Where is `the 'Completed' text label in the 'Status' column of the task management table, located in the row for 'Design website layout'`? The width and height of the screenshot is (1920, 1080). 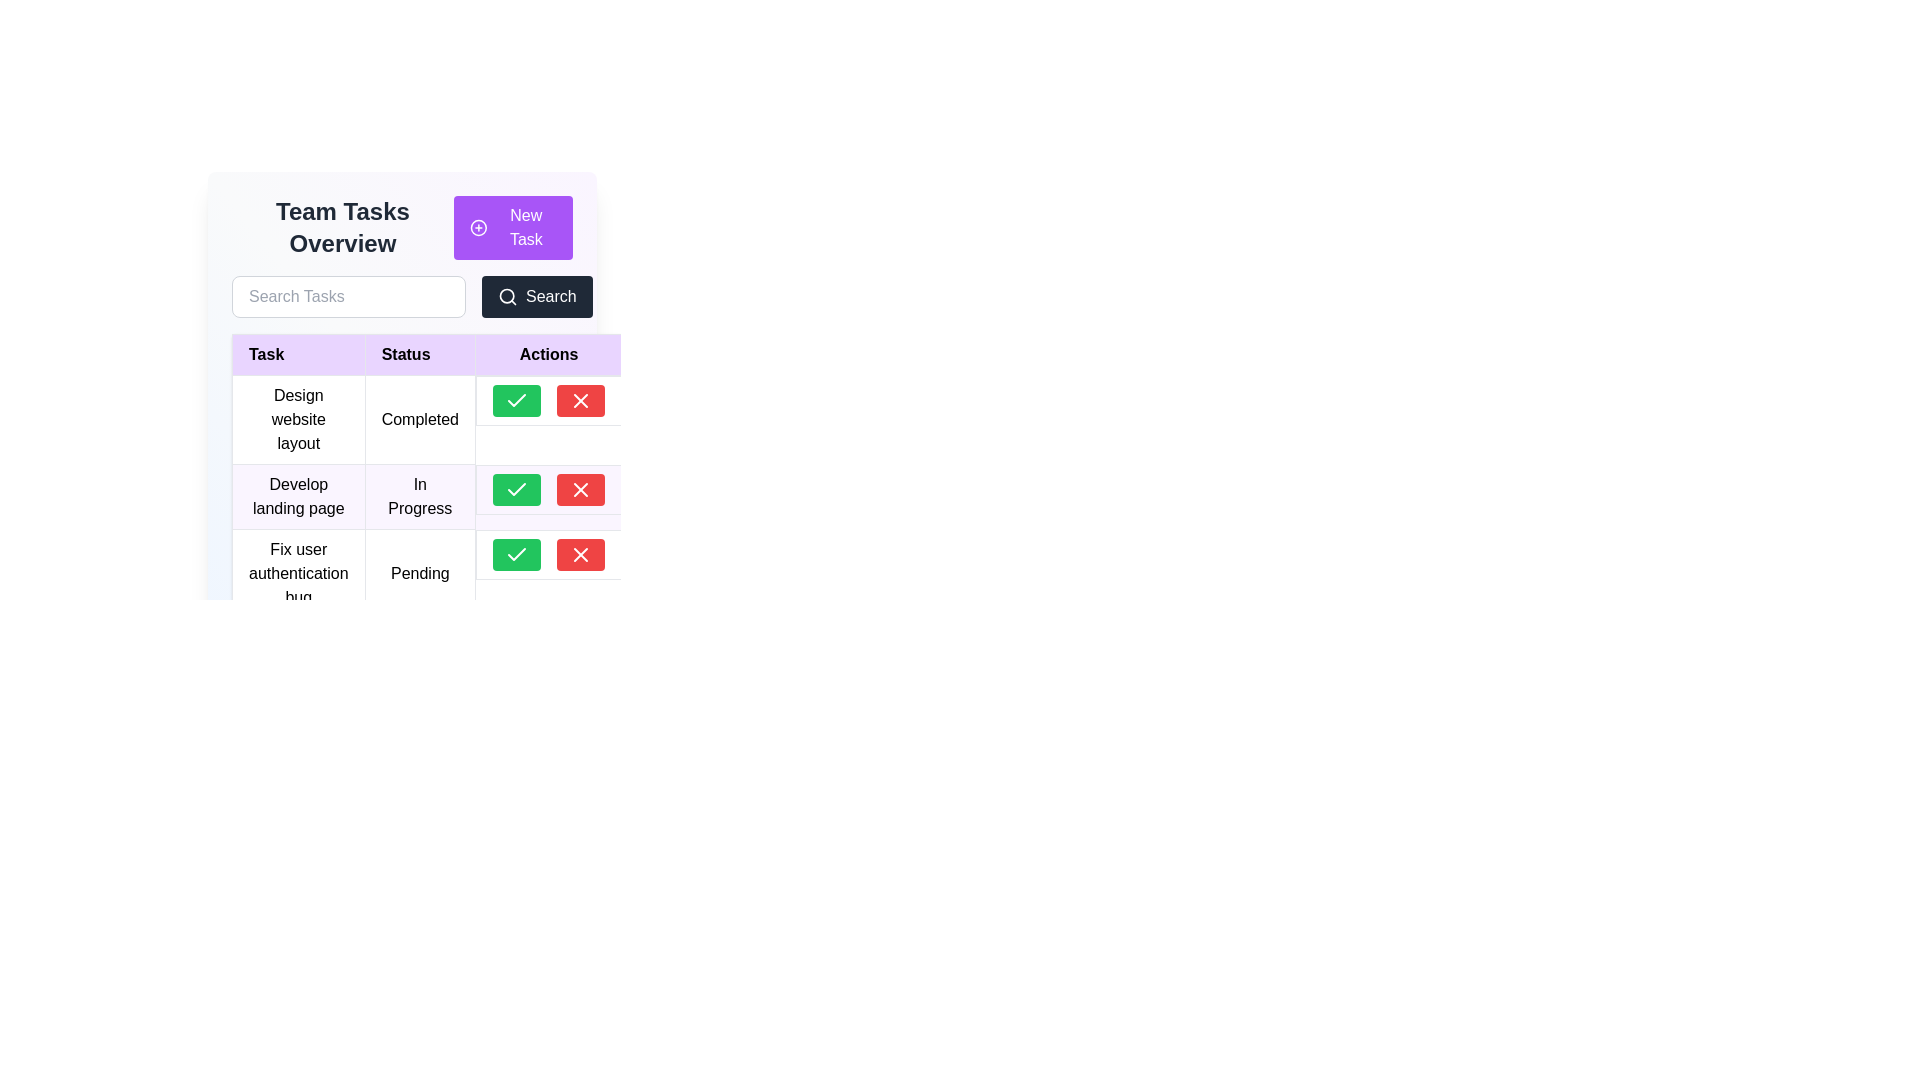 the 'Completed' text label in the 'Status' column of the task management table, located in the row for 'Design website layout' is located at coordinates (419, 419).